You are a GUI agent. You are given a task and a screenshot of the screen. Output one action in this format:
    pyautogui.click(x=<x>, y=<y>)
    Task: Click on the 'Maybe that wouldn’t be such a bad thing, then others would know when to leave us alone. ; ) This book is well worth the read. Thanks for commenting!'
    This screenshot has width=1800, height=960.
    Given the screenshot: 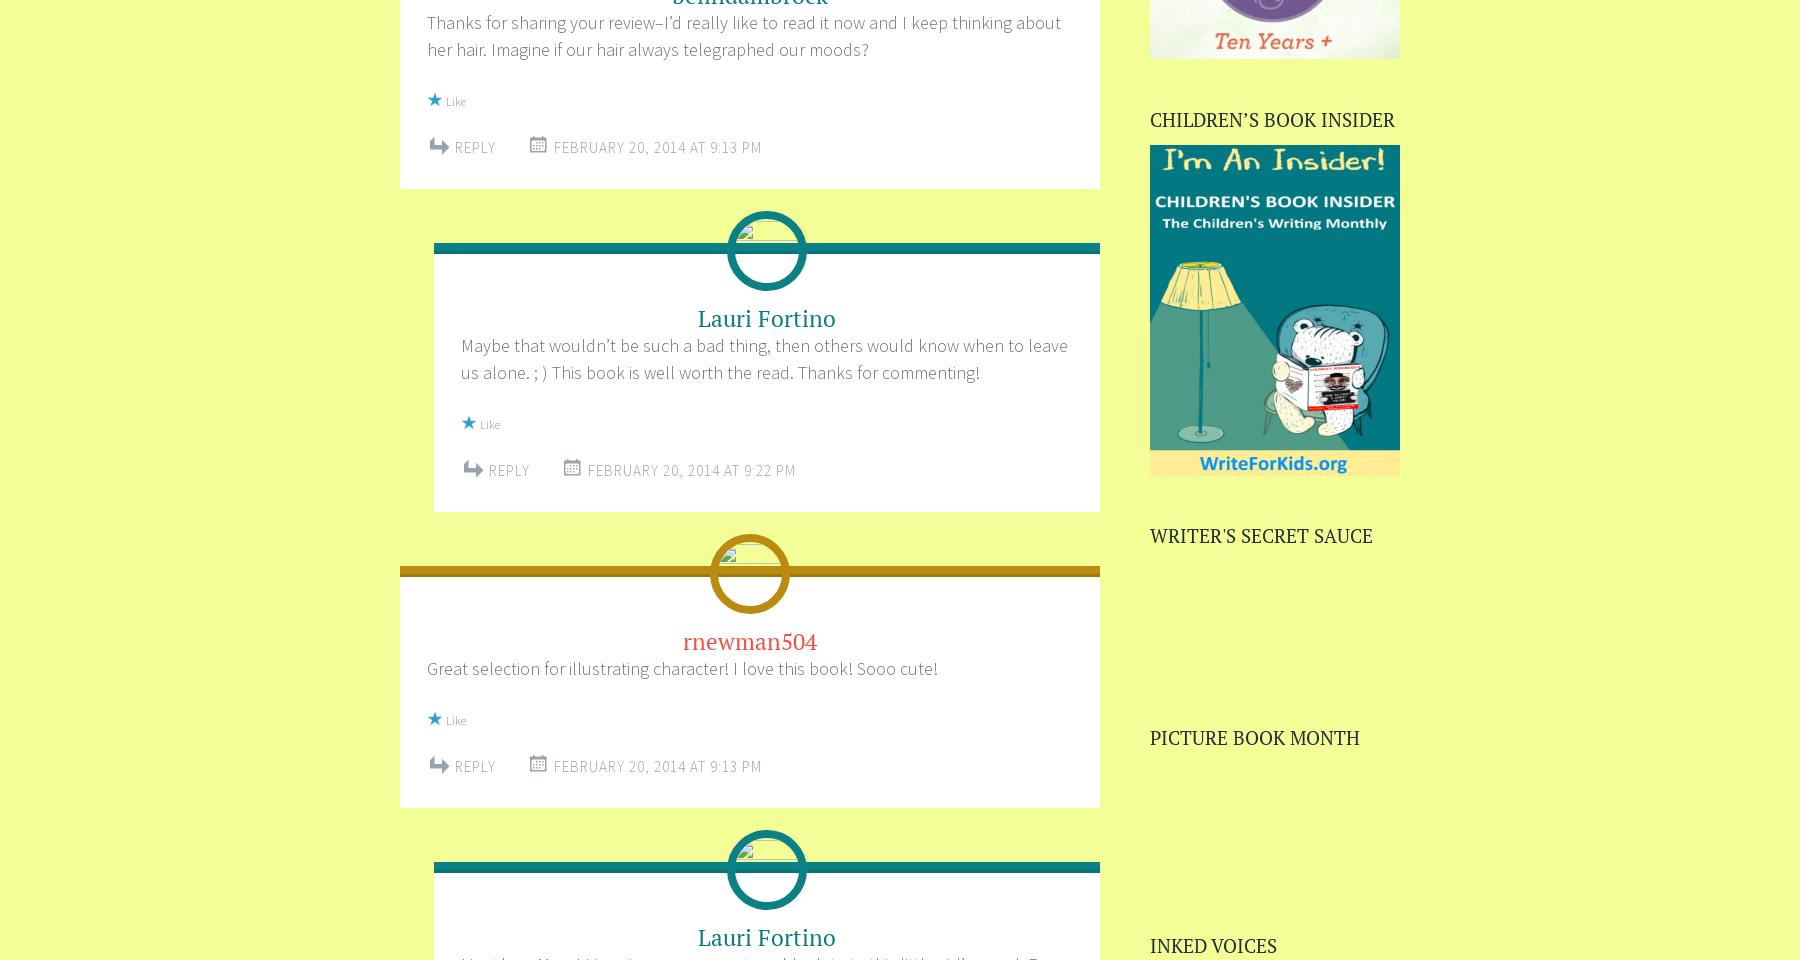 What is the action you would take?
    pyautogui.click(x=459, y=359)
    